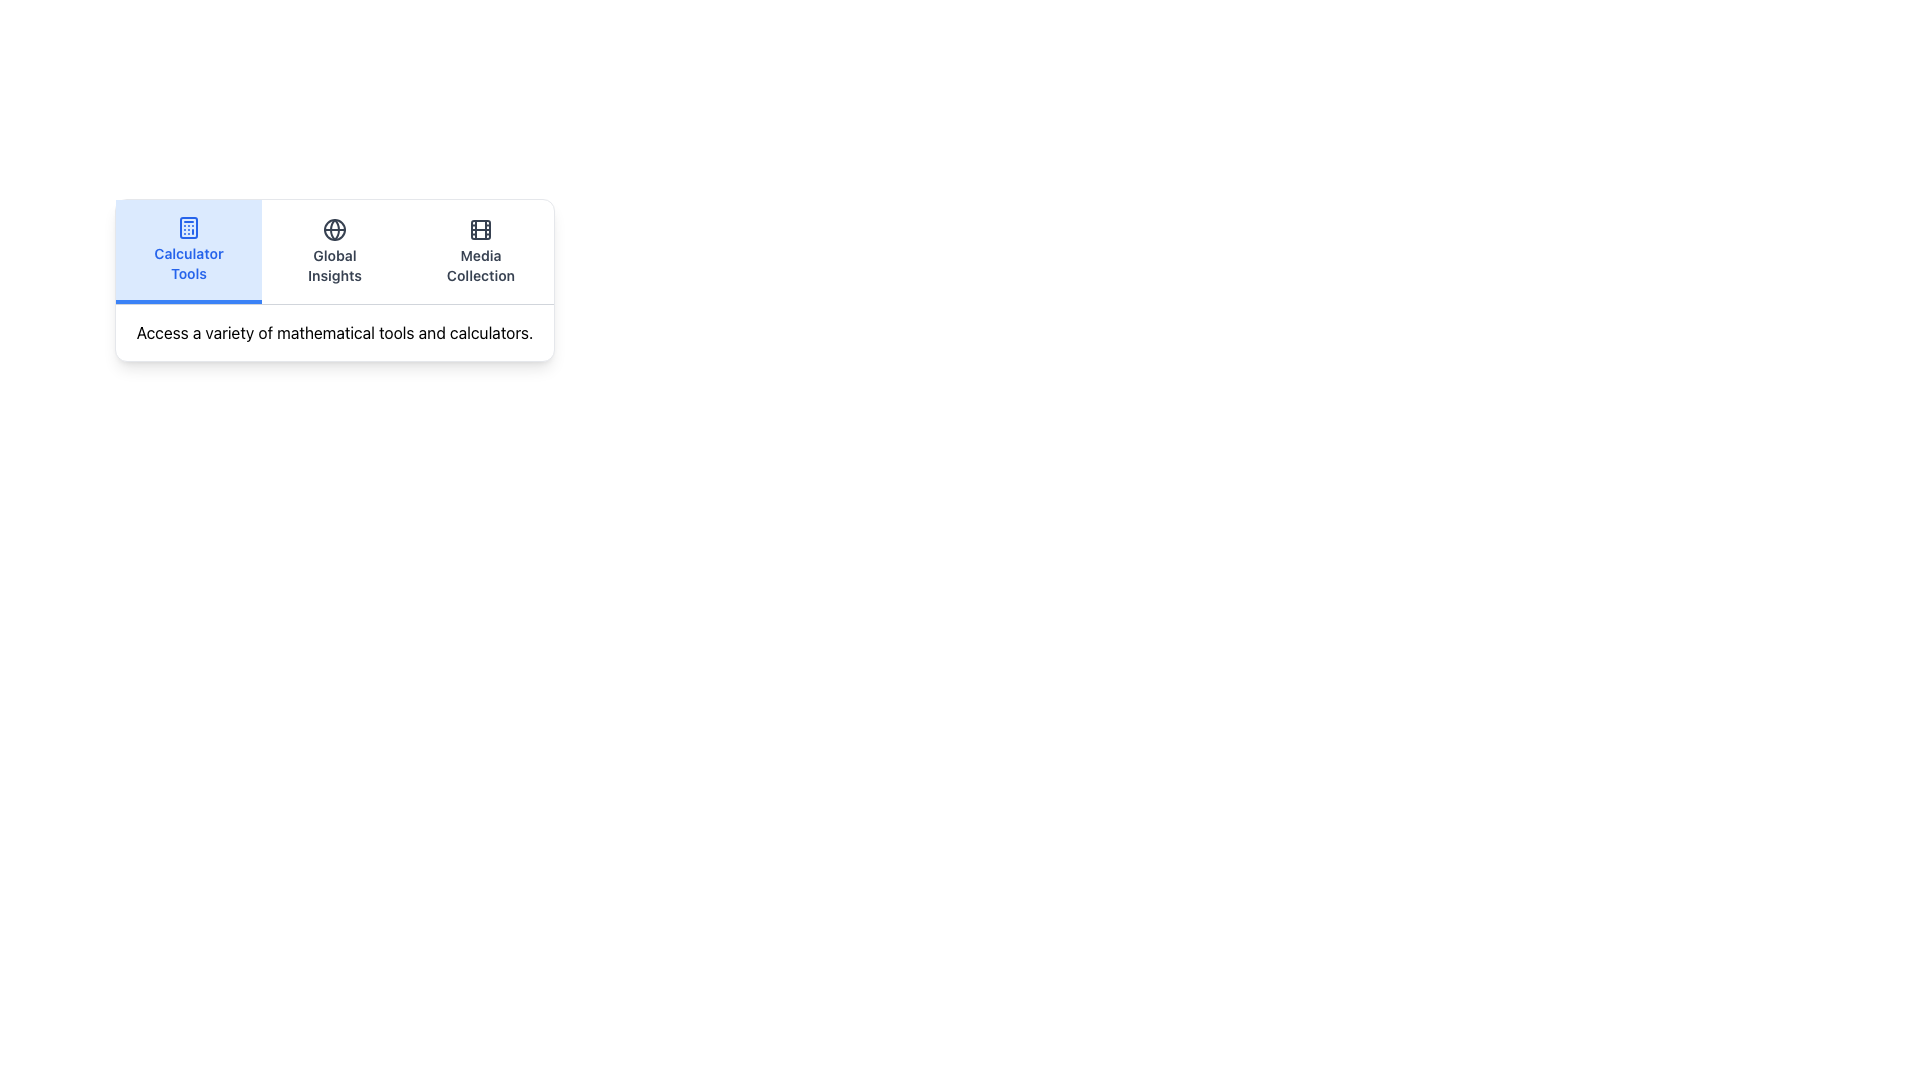 The image size is (1920, 1080). I want to click on the 'Calculator Tools' button with a light blue background, so click(188, 250).